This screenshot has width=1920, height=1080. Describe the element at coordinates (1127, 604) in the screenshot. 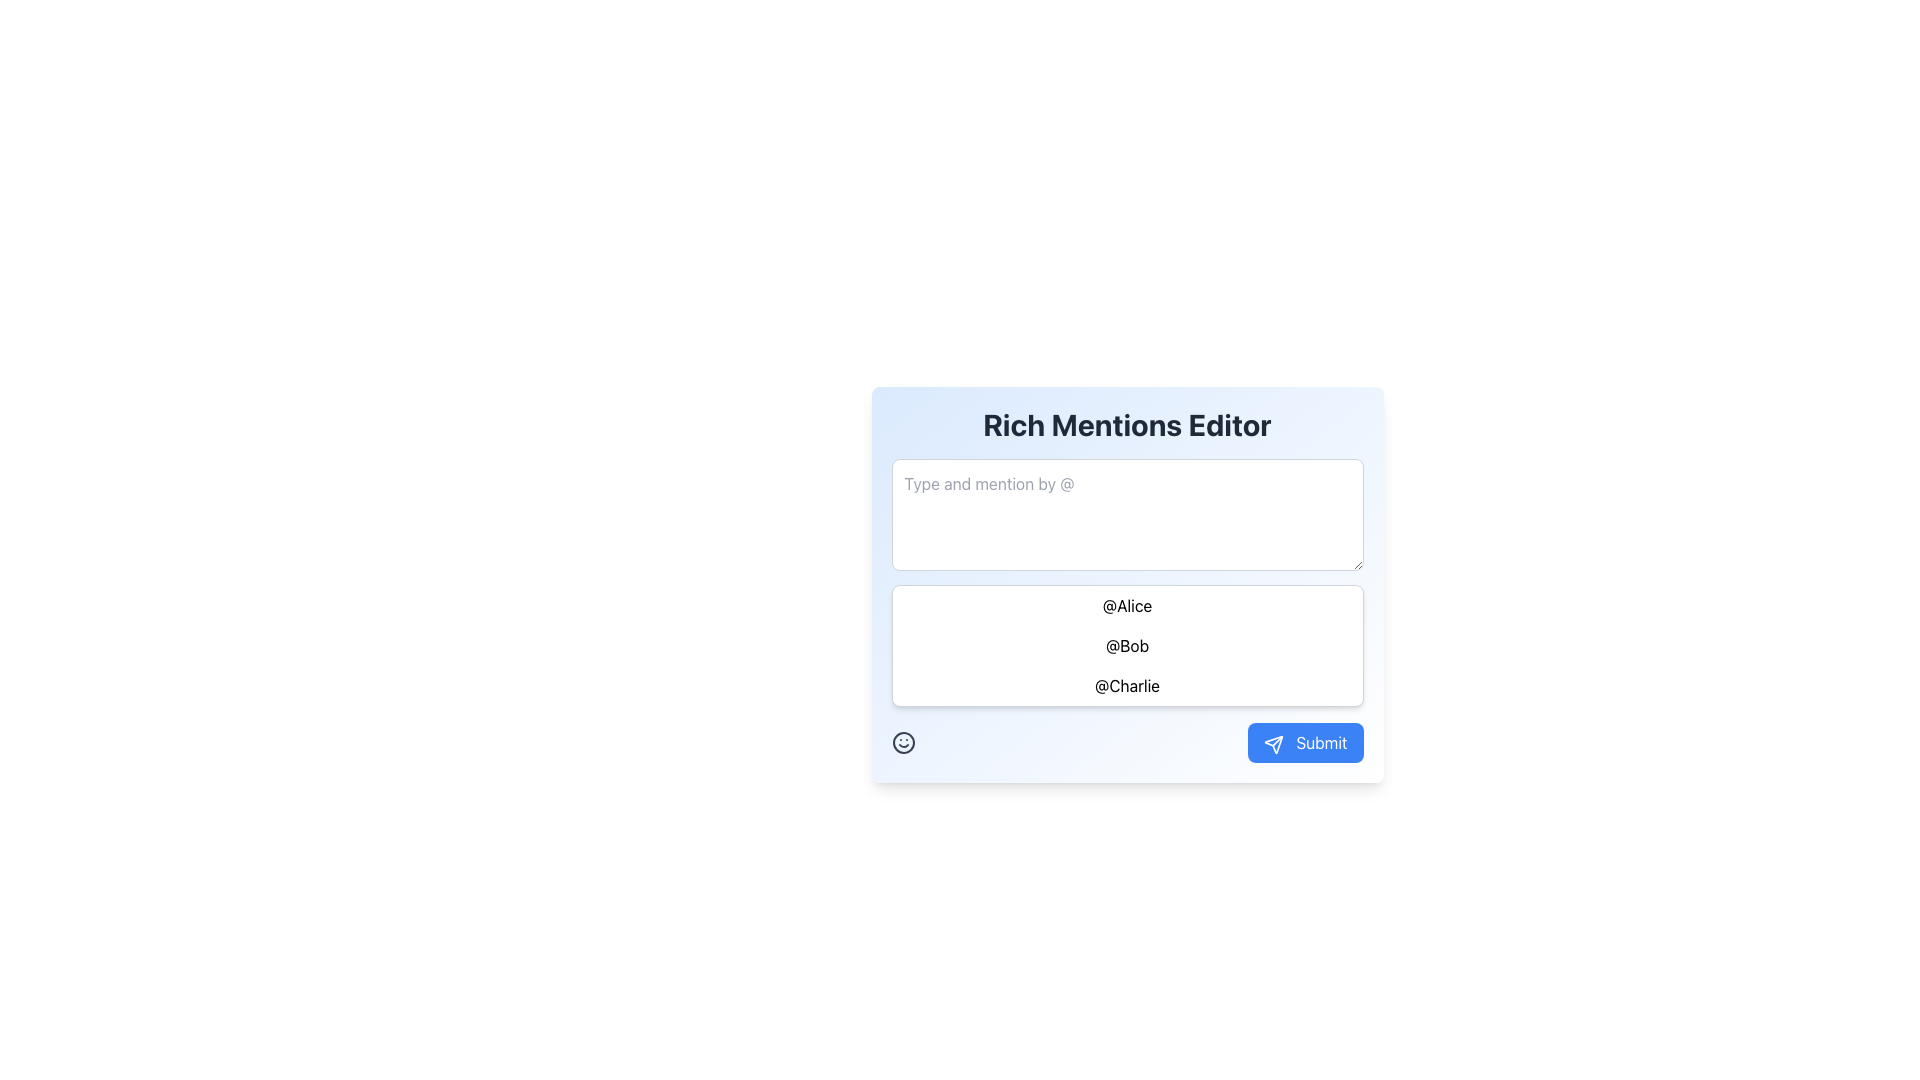

I see `the list item displaying '@Alice' in bold black font` at that location.